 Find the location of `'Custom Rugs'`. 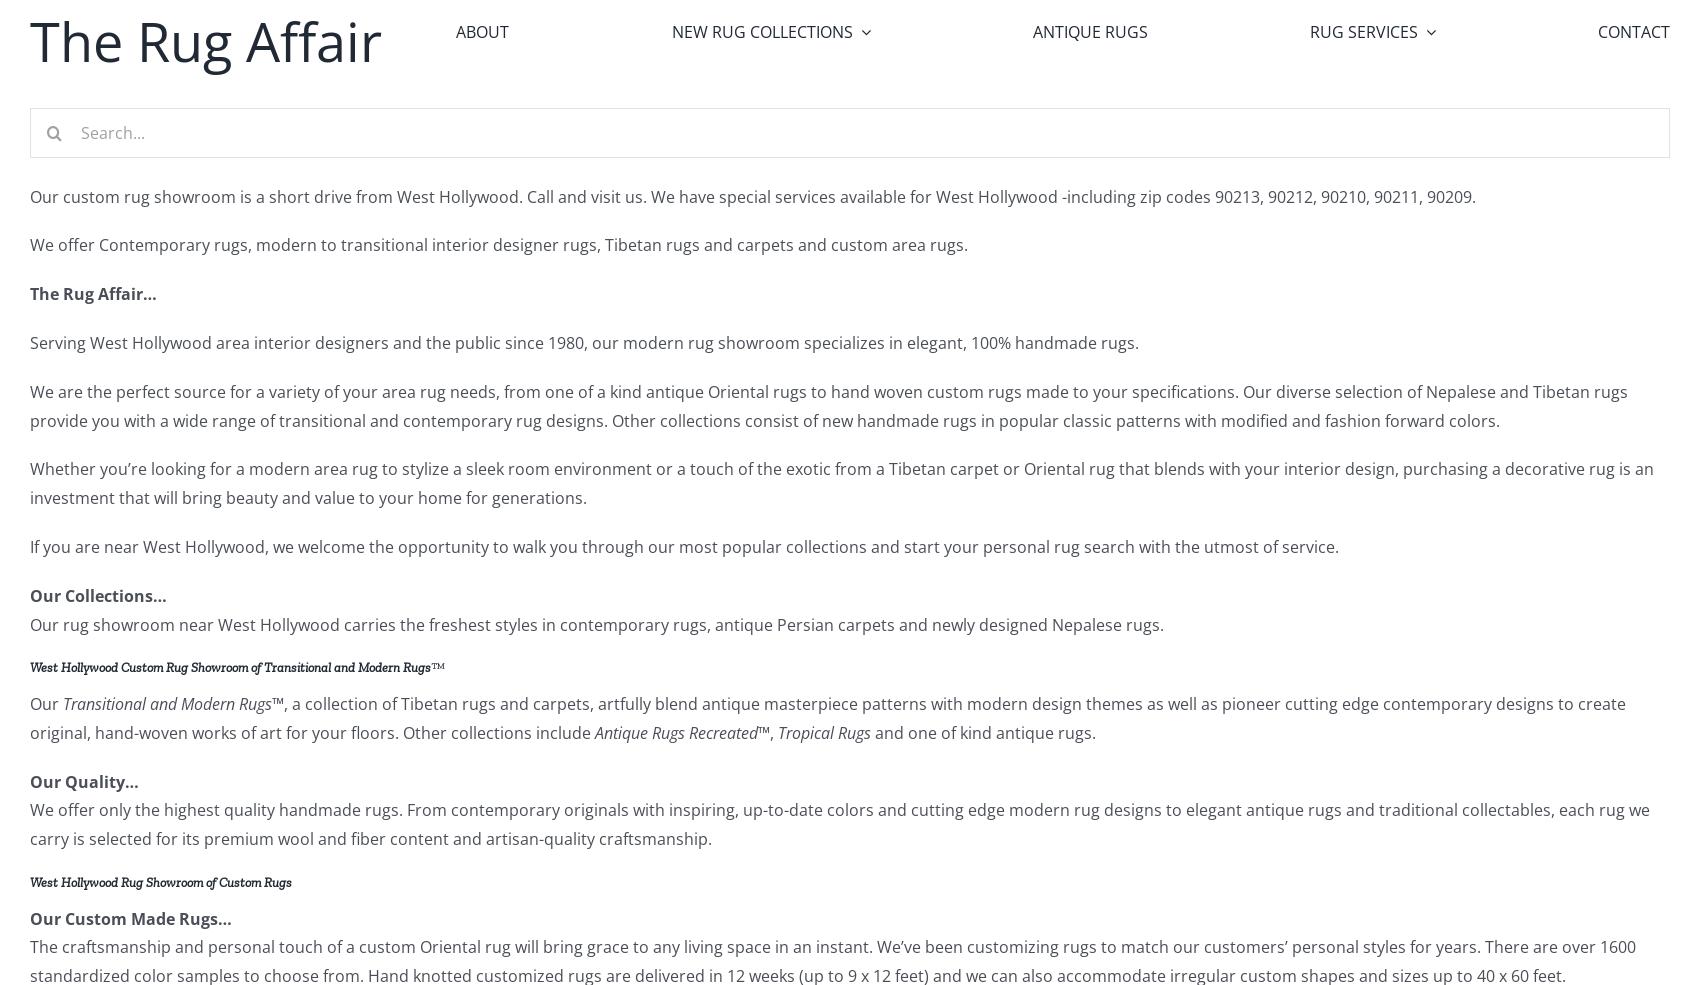

'Custom Rugs' is located at coordinates (735, 287).